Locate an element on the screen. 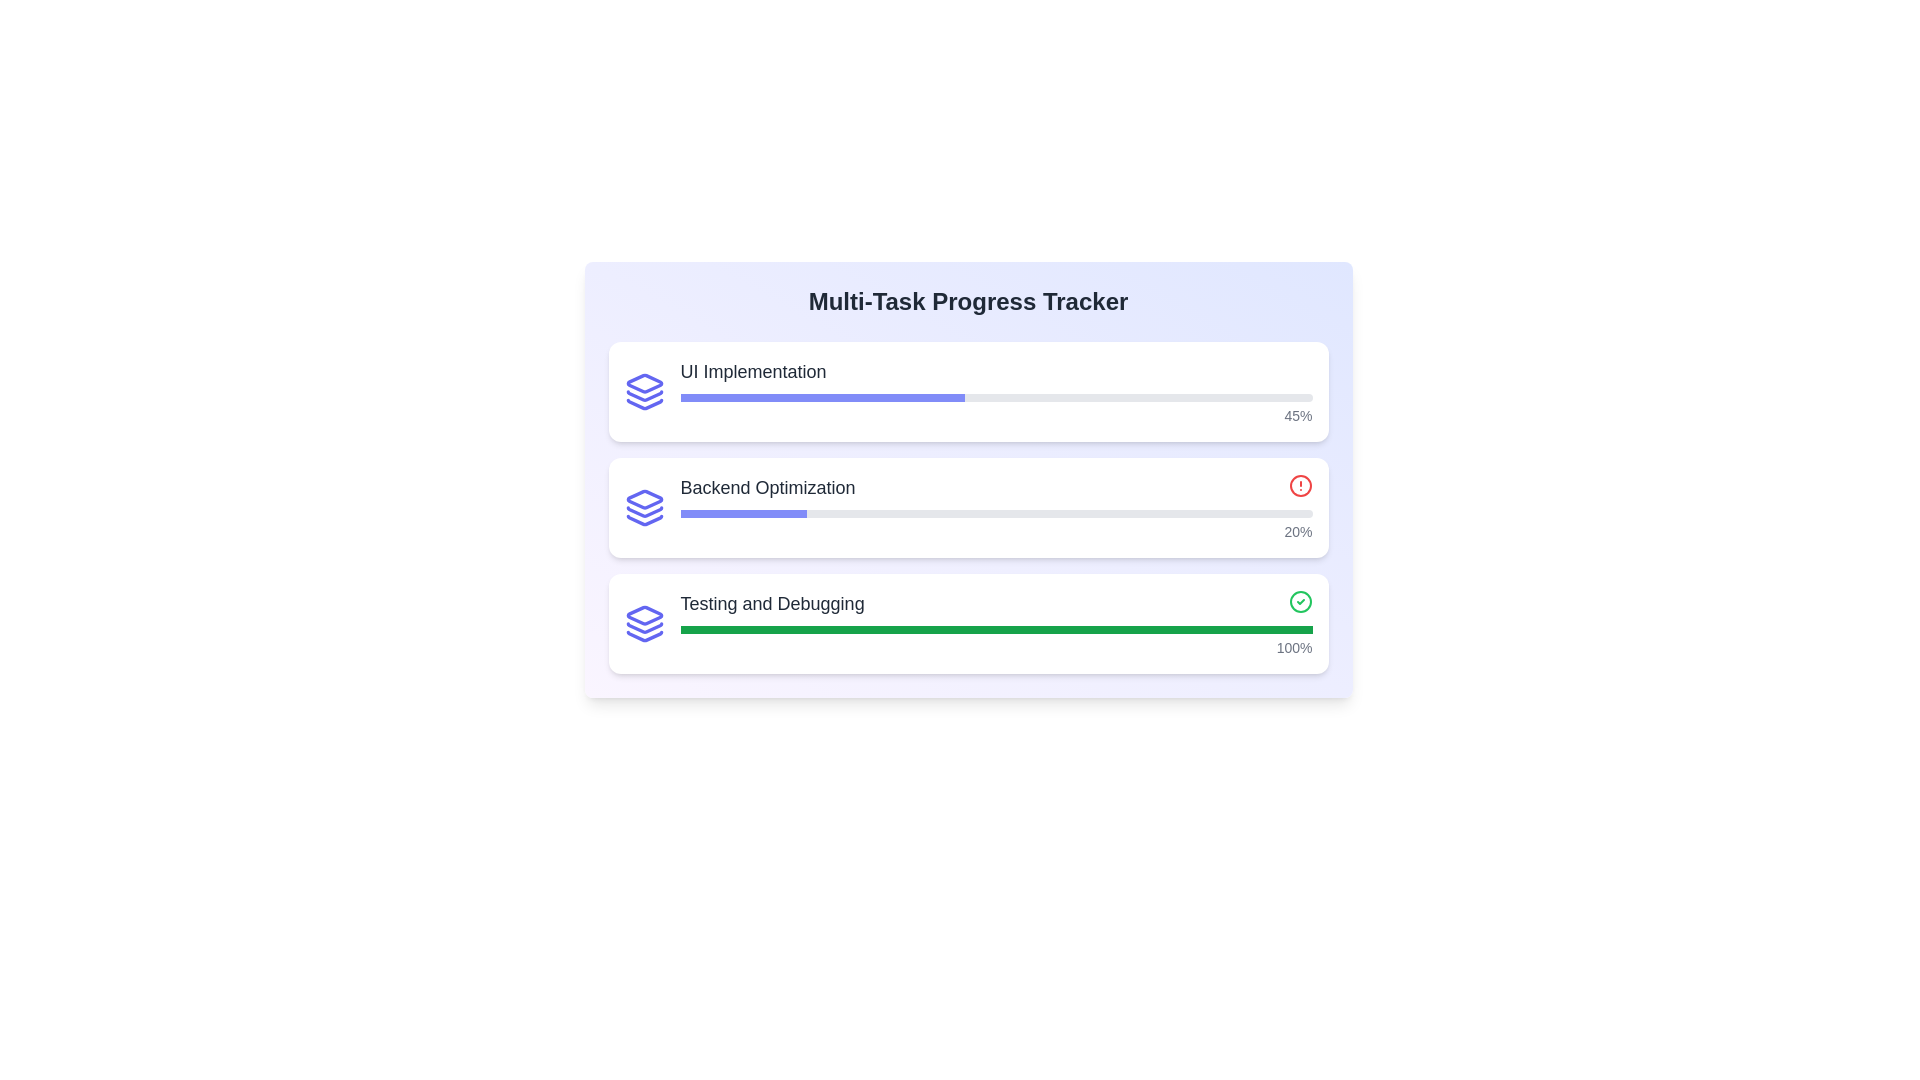  progress percentage of the second progress tracking row in the Multi-Task Progress Tracker component, located between 'UI Implementation' and 'Testing and Debugging' is located at coordinates (968, 507).